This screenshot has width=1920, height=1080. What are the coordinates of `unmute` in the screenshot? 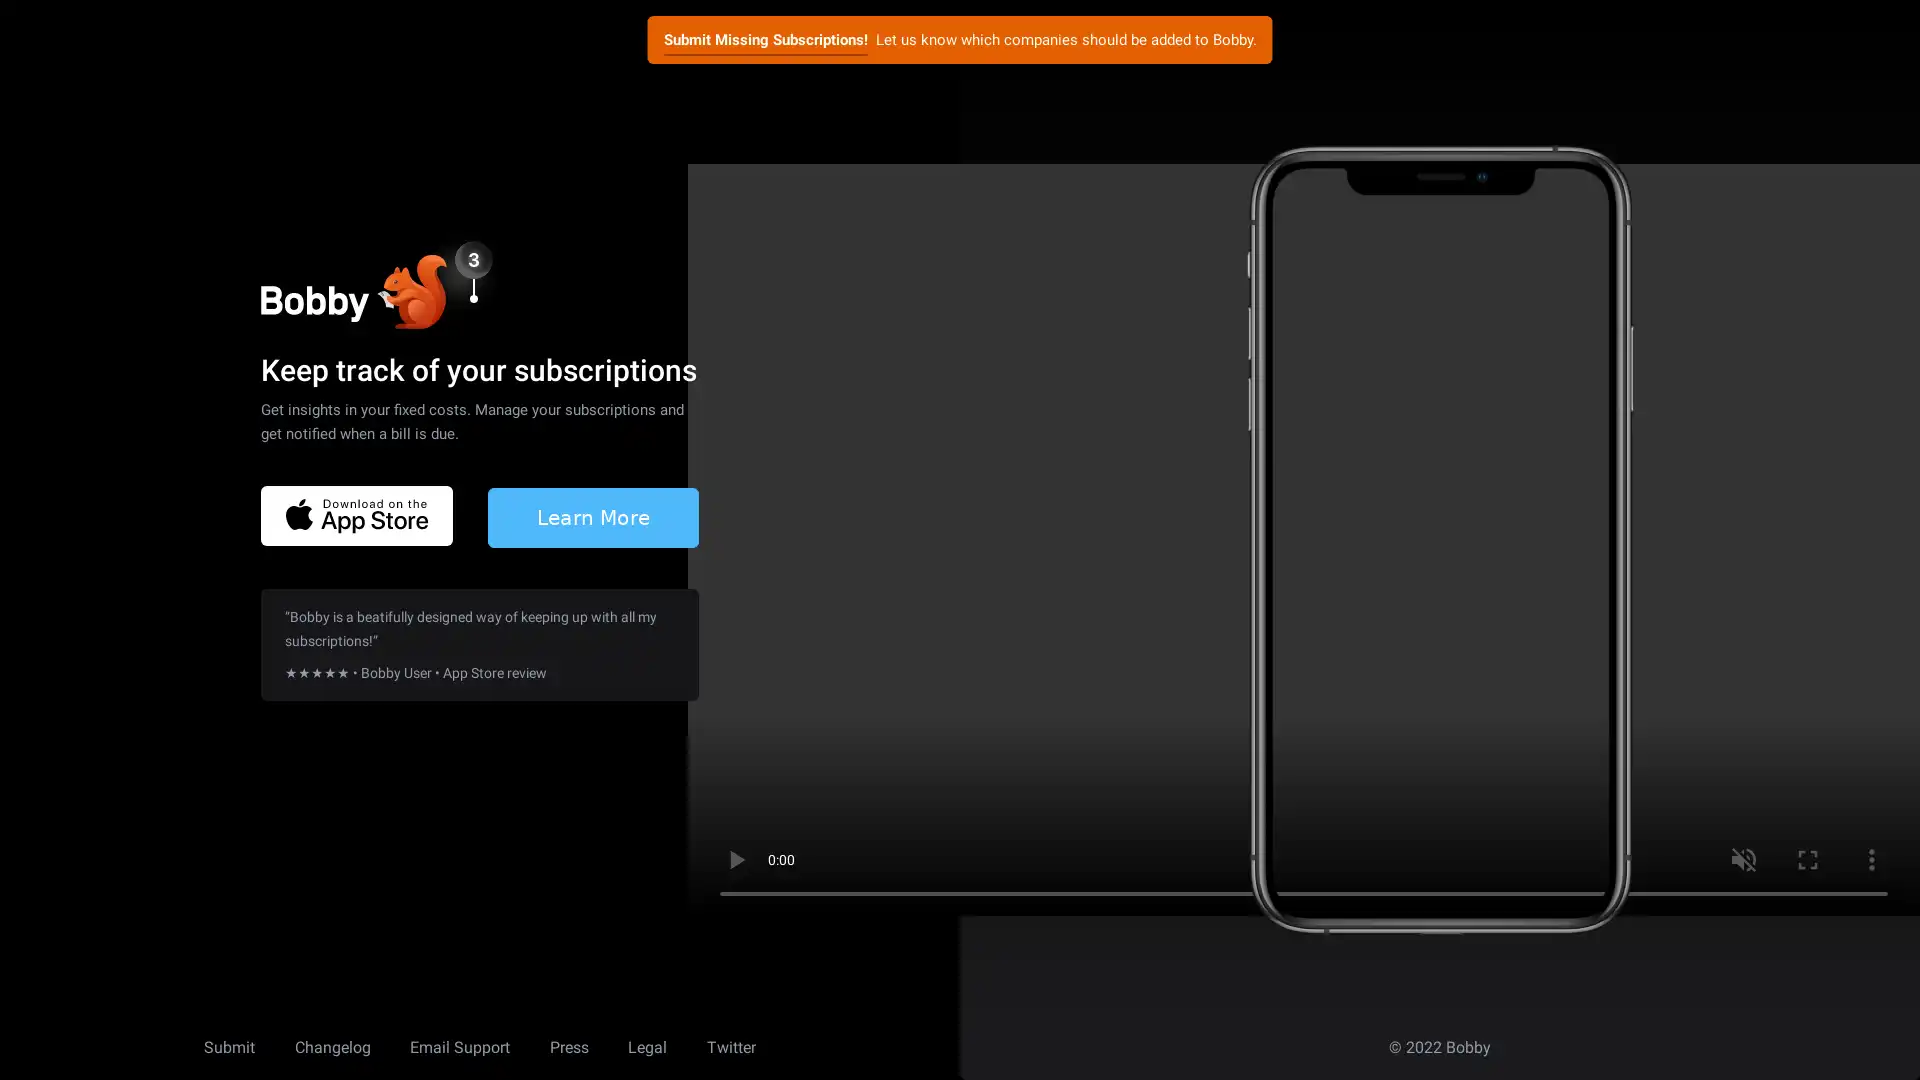 It's located at (1742, 859).